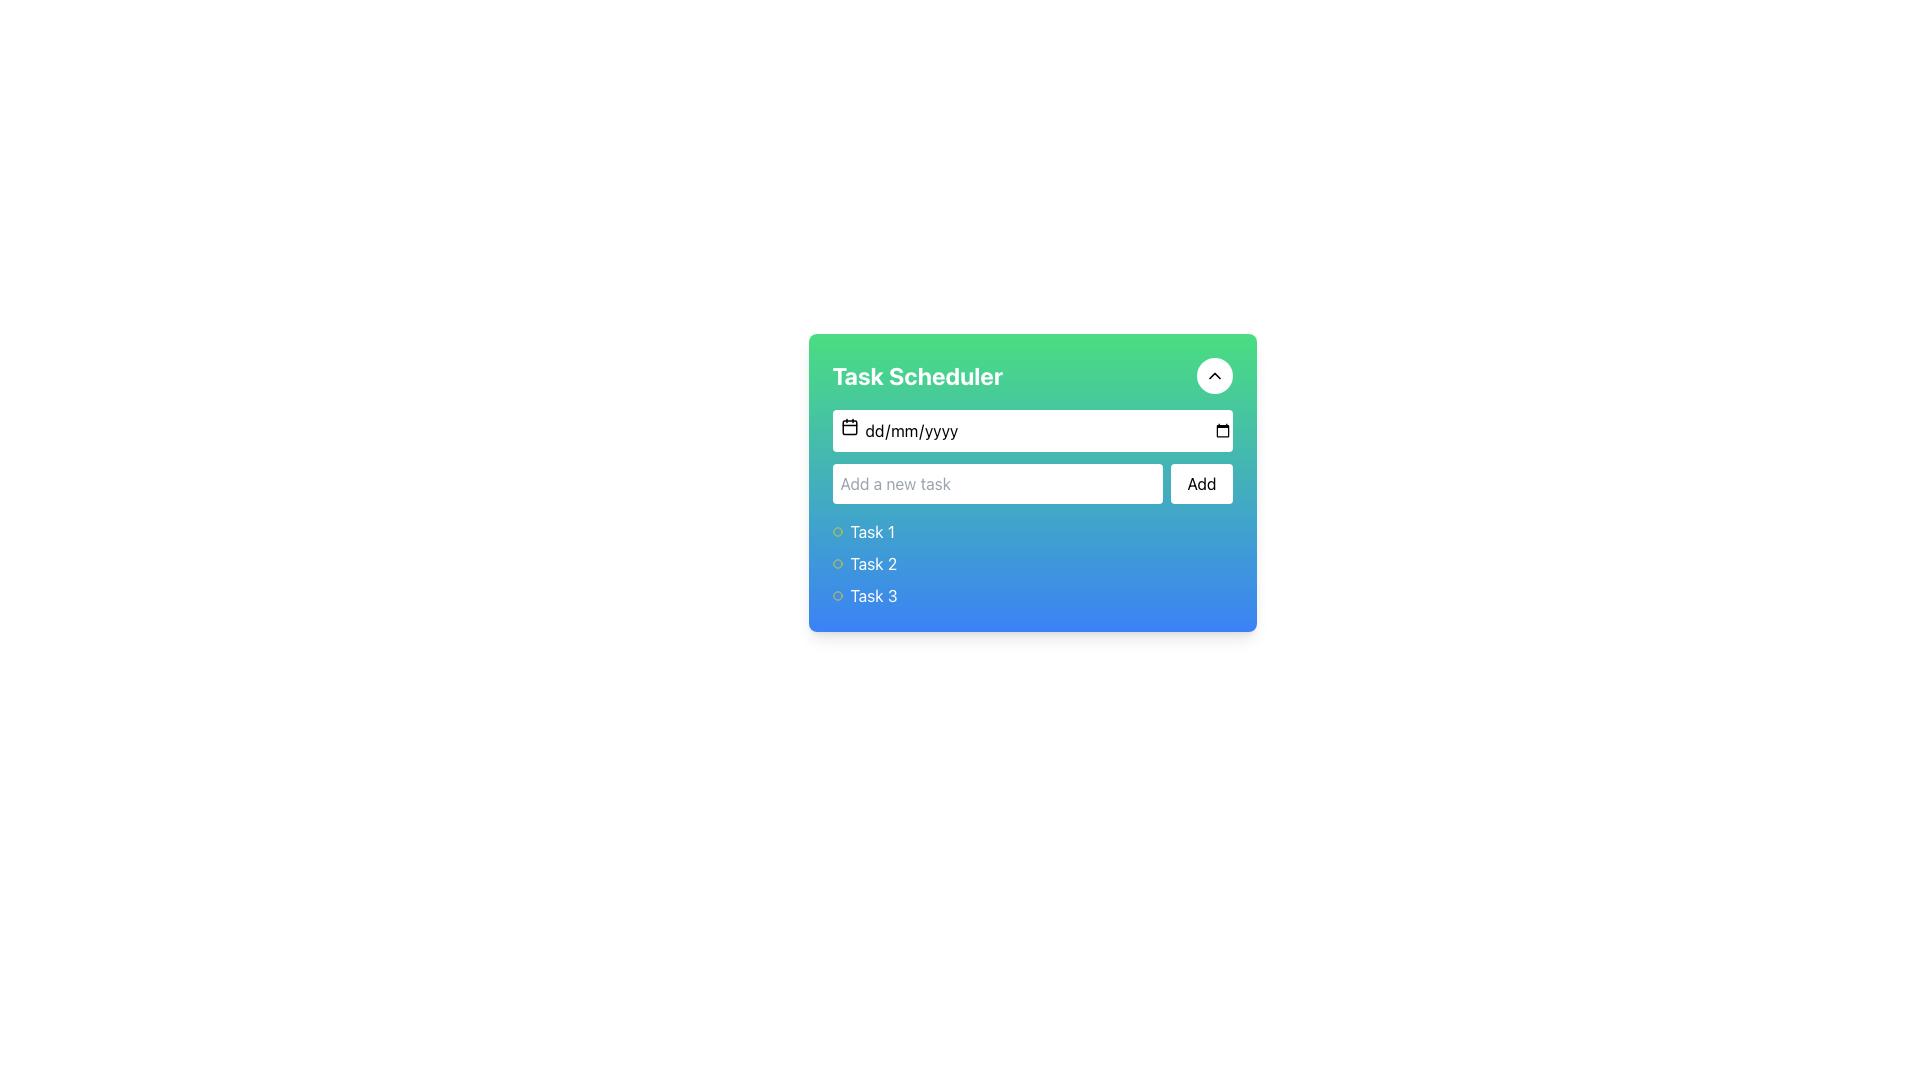  Describe the element at coordinates (1213, 375) in the screenshot. I see `the circular button with a white background and black upward arrow icon located in the top-right section of the 'Task Scheduler' header` at that location.